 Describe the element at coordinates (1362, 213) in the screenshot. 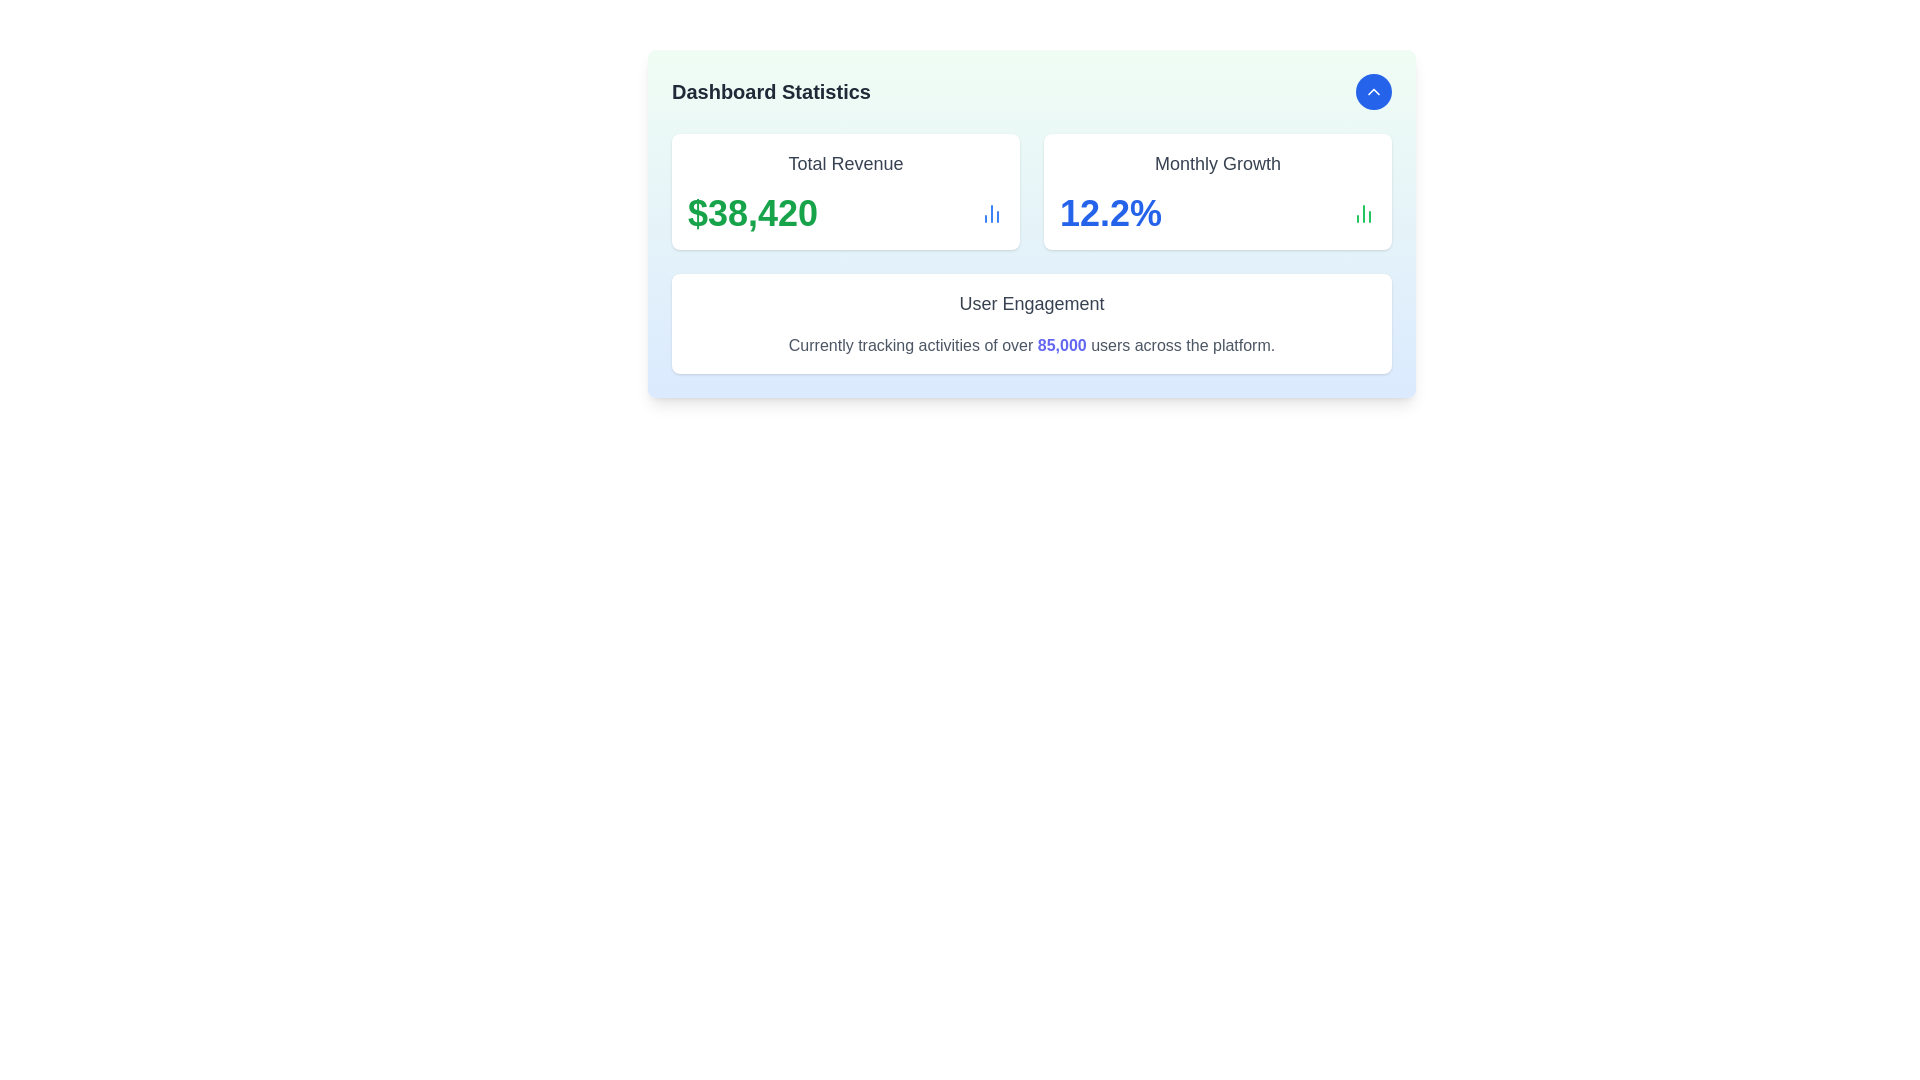

I see `the icon representing growth metrics, located immediately to the right of the '12.2%' text in the 'Monthly Growth' section` at that location.